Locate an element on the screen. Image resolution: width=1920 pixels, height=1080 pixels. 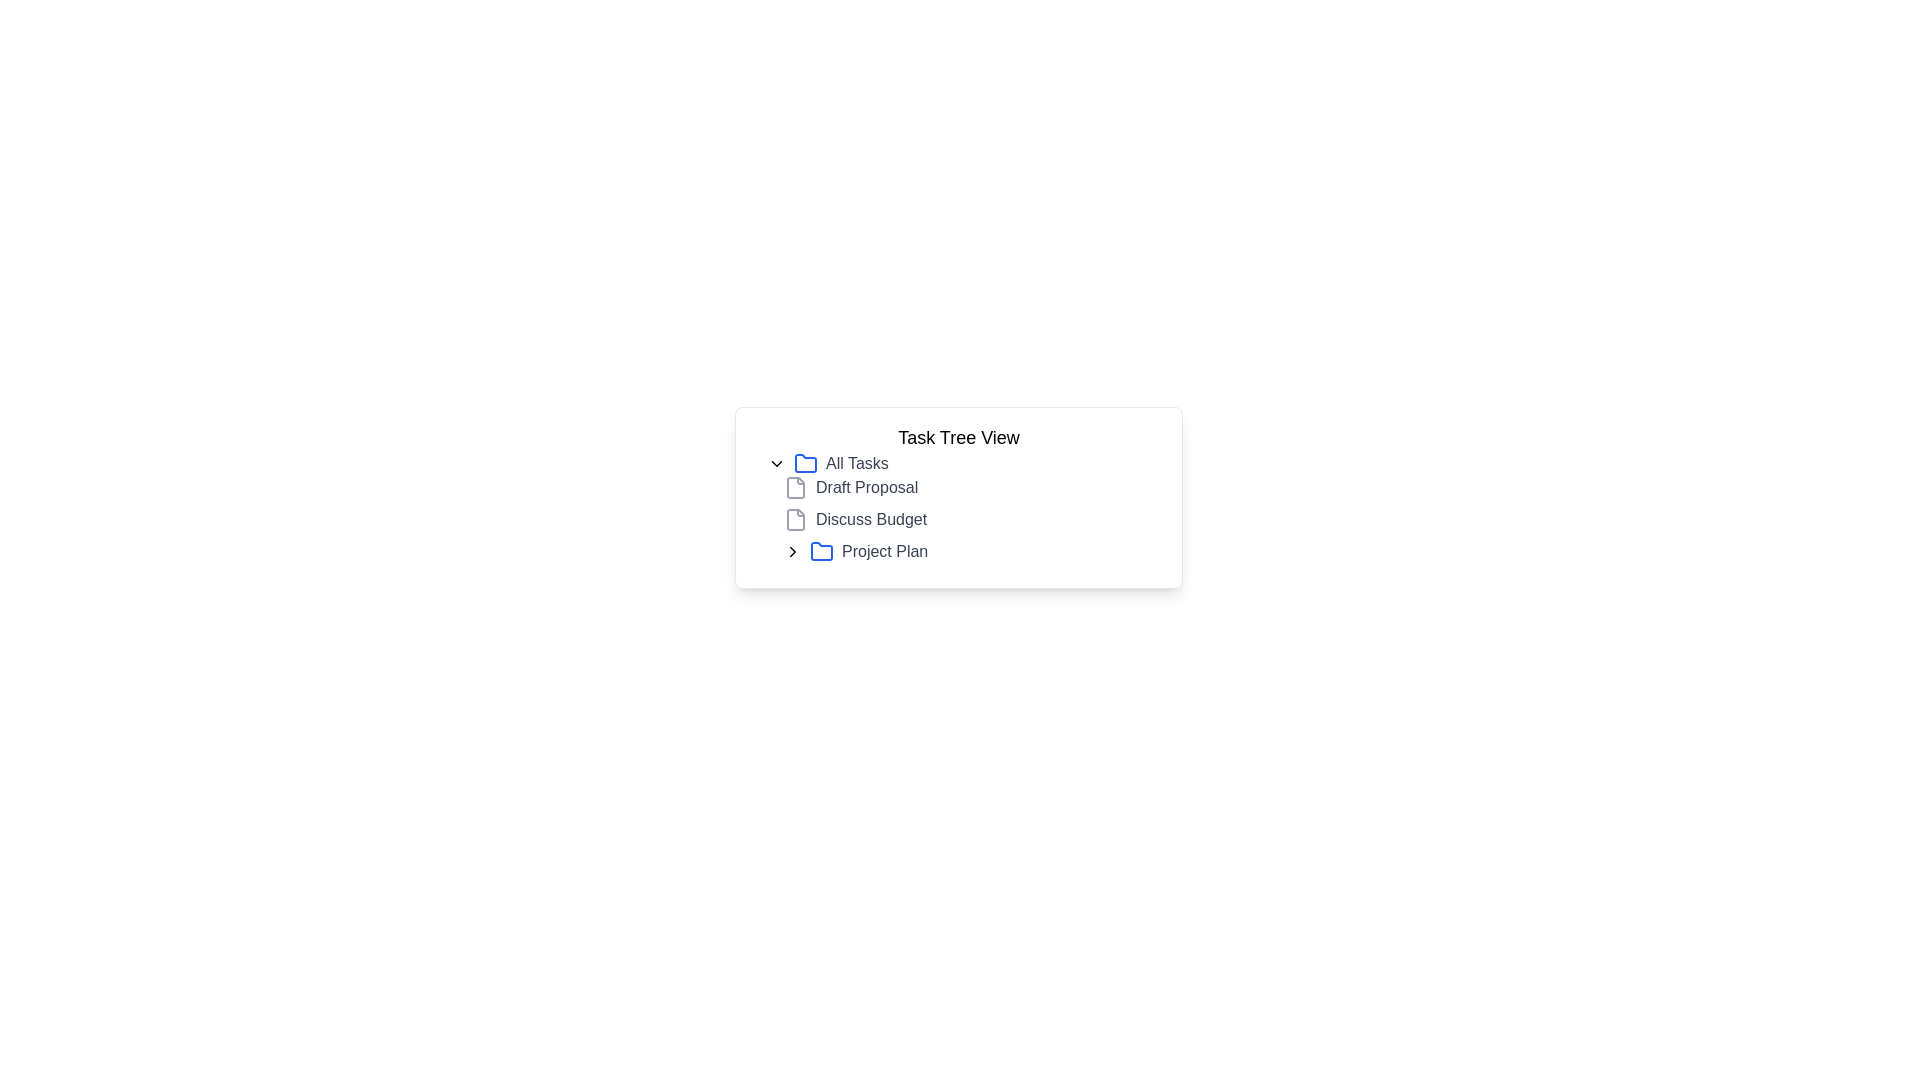
the 'Project Plan' collapsible tree item in the 'Task Tree View' interface to expand or collapse its details is located at coordinates (974, 551).